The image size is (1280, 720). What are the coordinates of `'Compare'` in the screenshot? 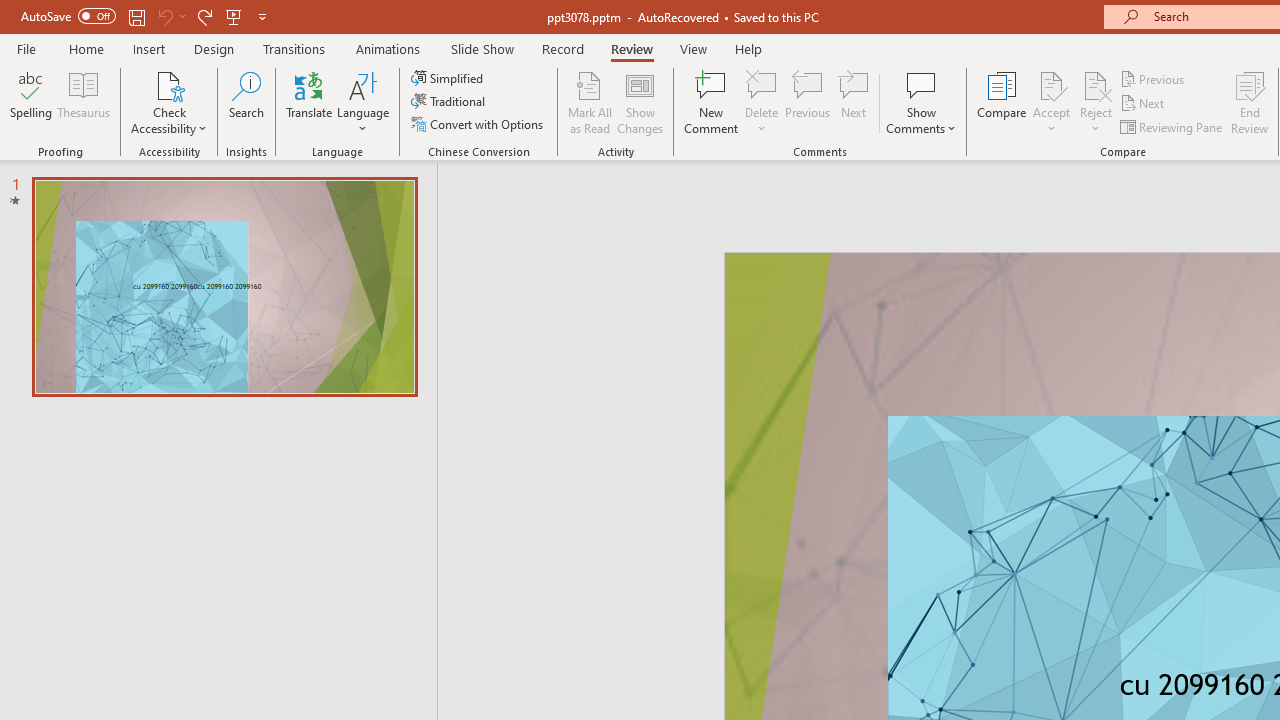 It's located at (1002, 103).